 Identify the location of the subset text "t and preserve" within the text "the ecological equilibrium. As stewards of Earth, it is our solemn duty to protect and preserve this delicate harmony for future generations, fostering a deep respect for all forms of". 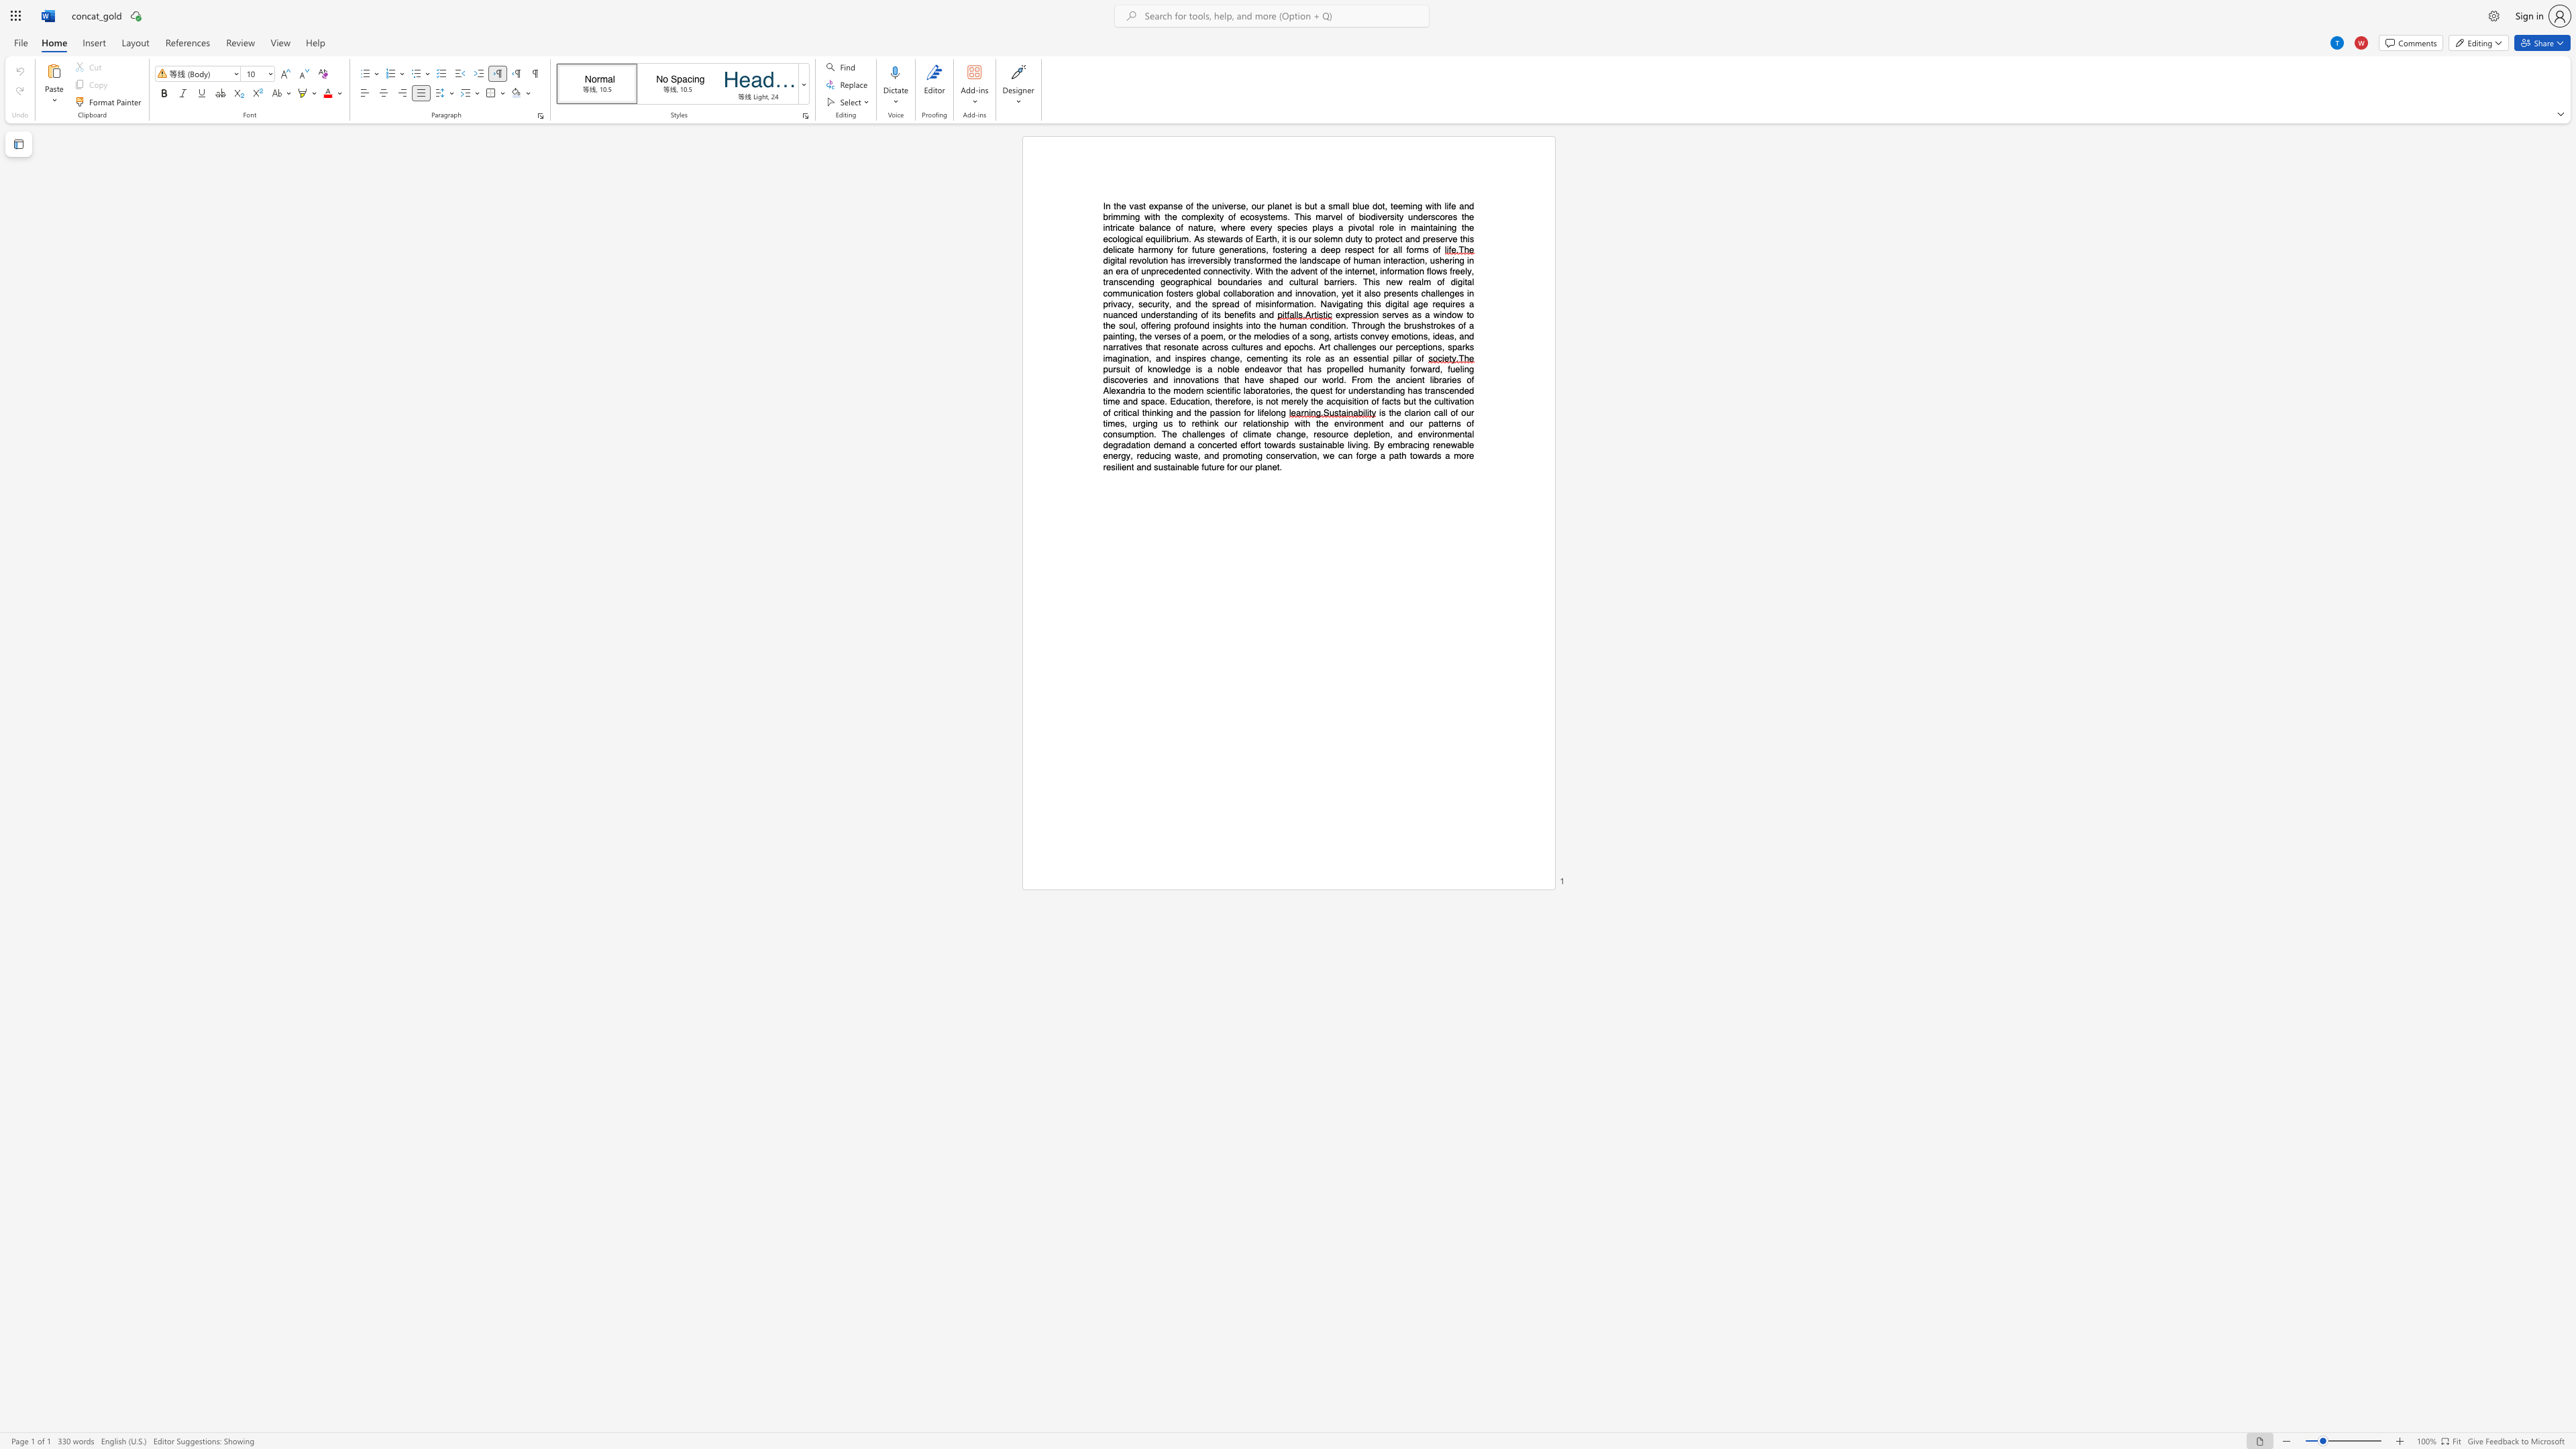
(1400, 237).